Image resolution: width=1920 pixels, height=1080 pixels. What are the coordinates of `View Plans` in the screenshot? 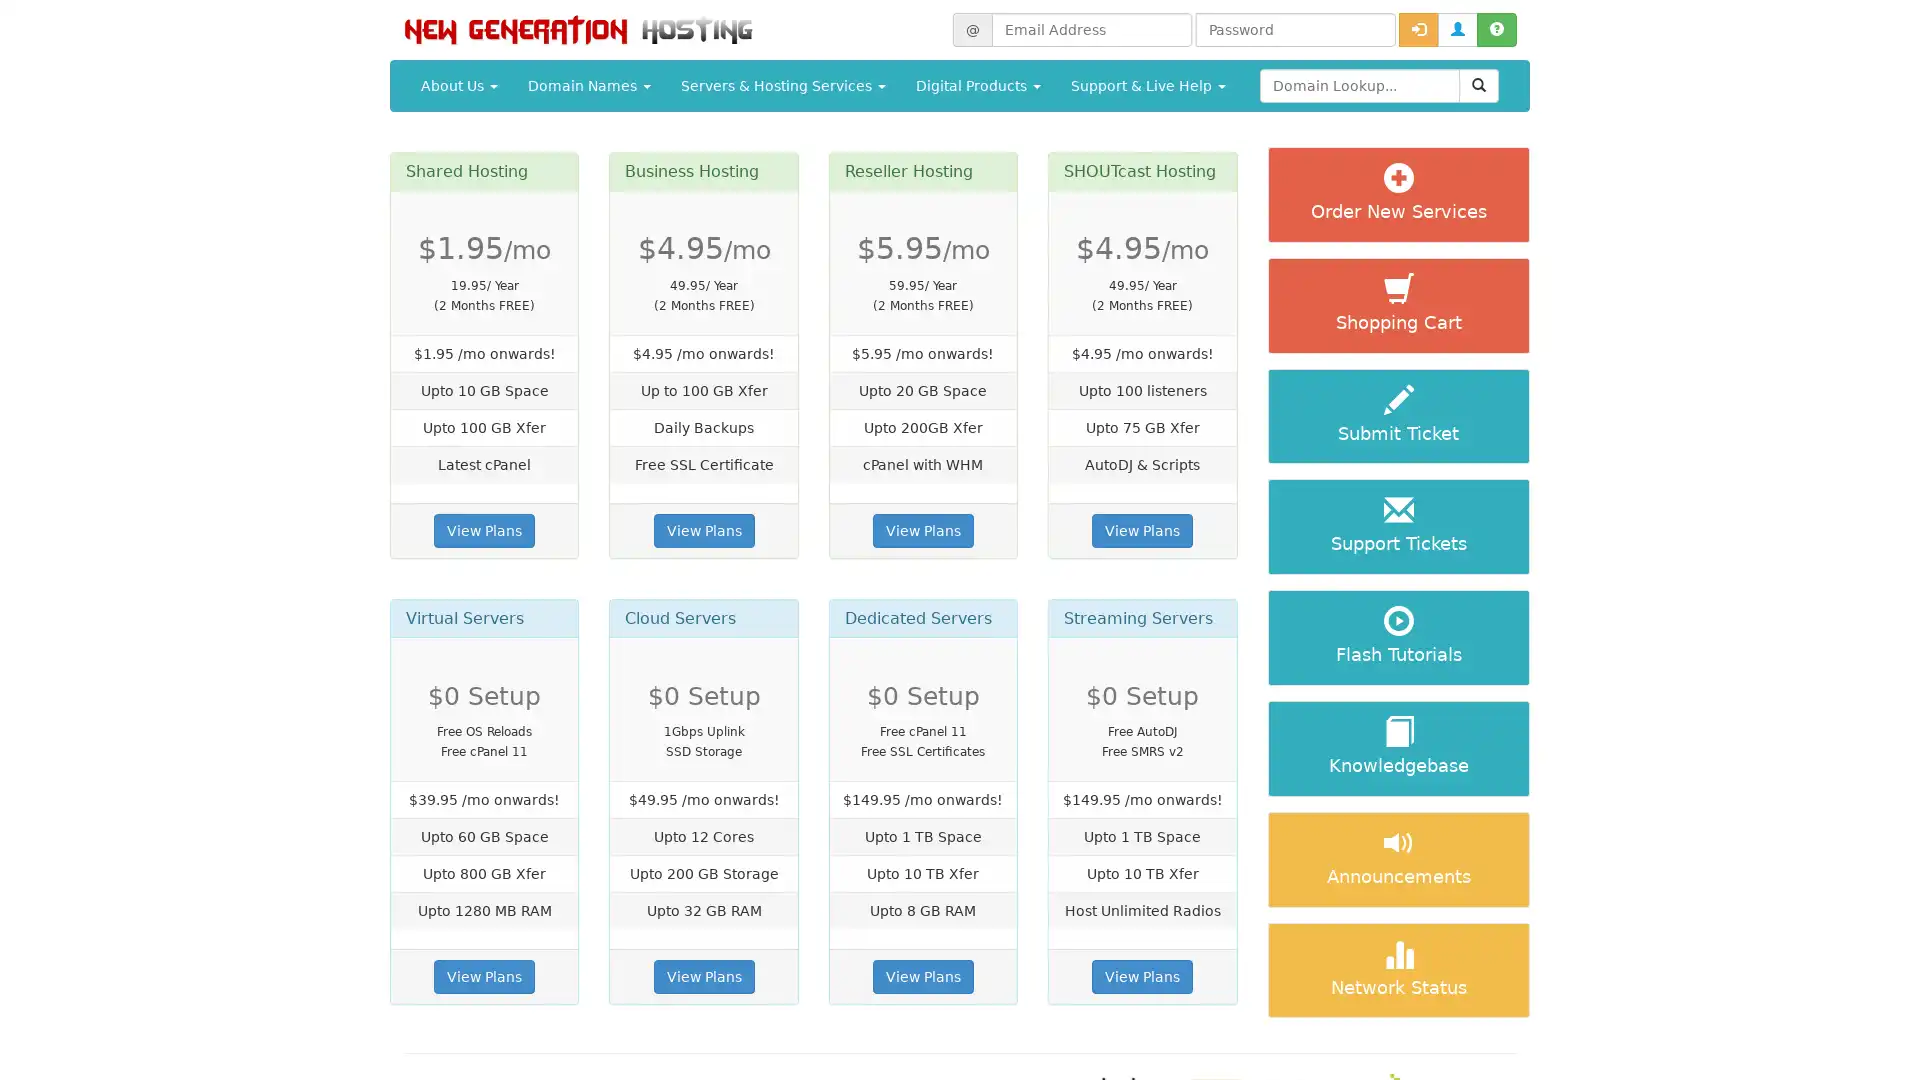 It's located at (921, 528).